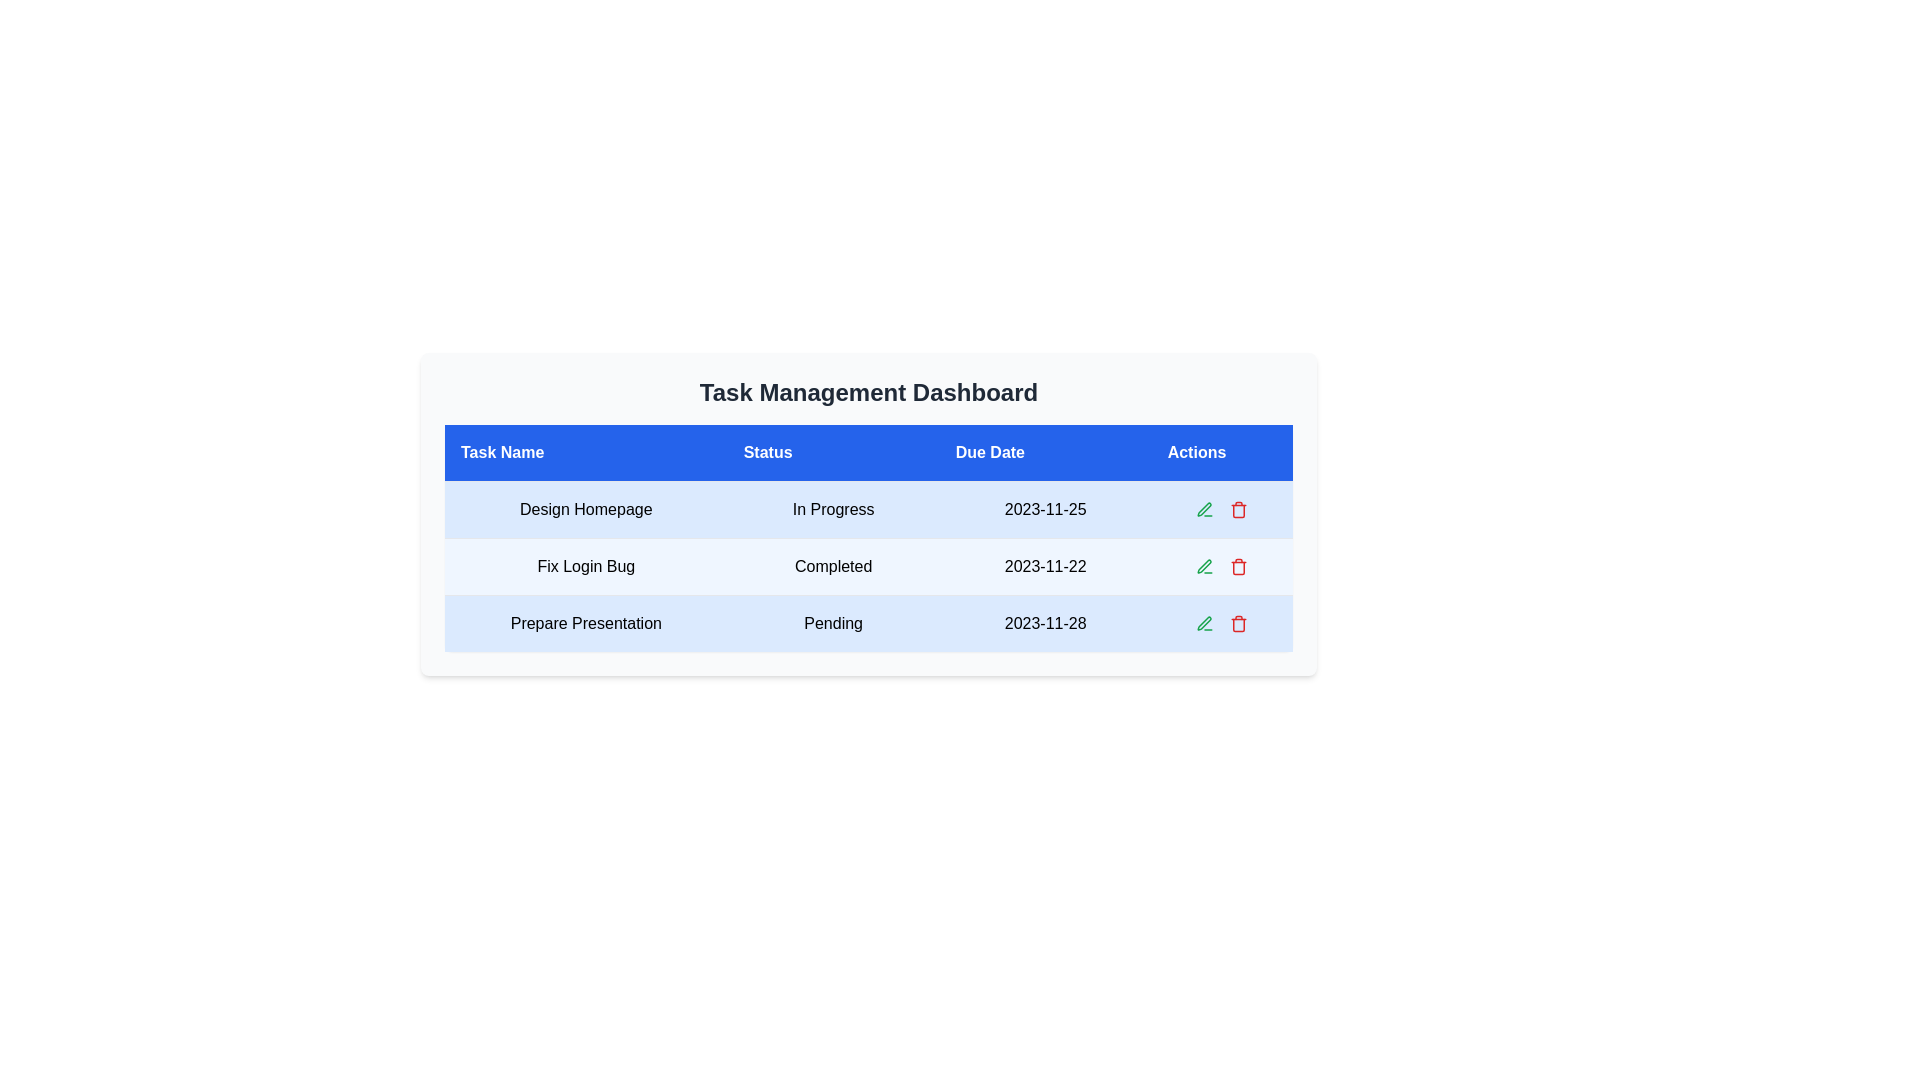  Describe the element at coordinates (1203, 566) in the screenshot. I see `the curved portion of the green pen icon located in the 'Actions' column for the first task row, adjacent to the trash bin icon` at that location.